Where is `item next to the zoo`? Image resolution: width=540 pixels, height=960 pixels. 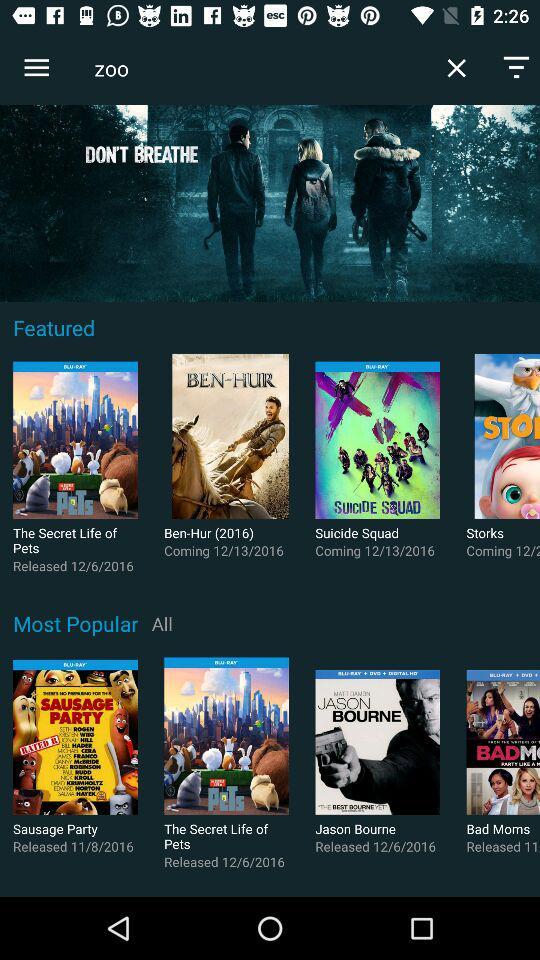
item next to the zoo is located at coordinates (456, 68).